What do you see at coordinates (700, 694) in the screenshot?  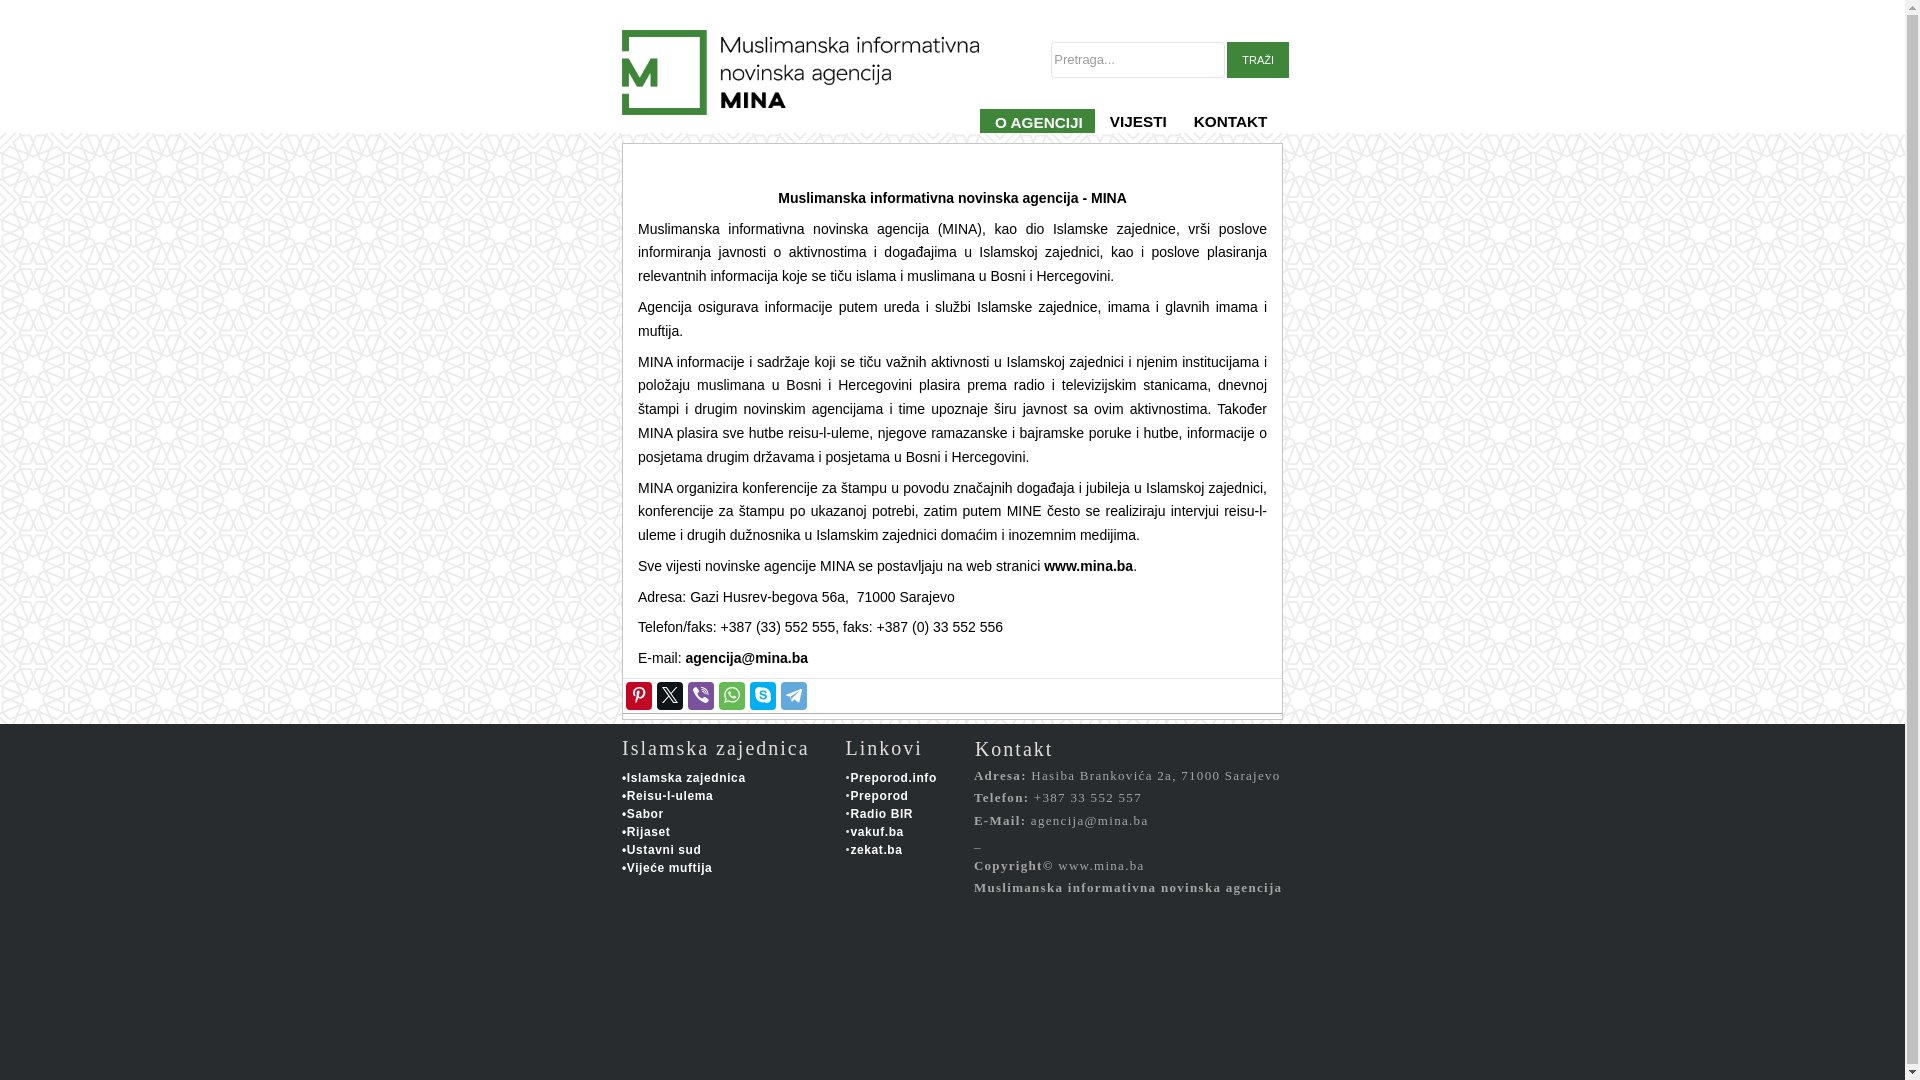 I see `'Viber'` at bounding box center [700, 694].